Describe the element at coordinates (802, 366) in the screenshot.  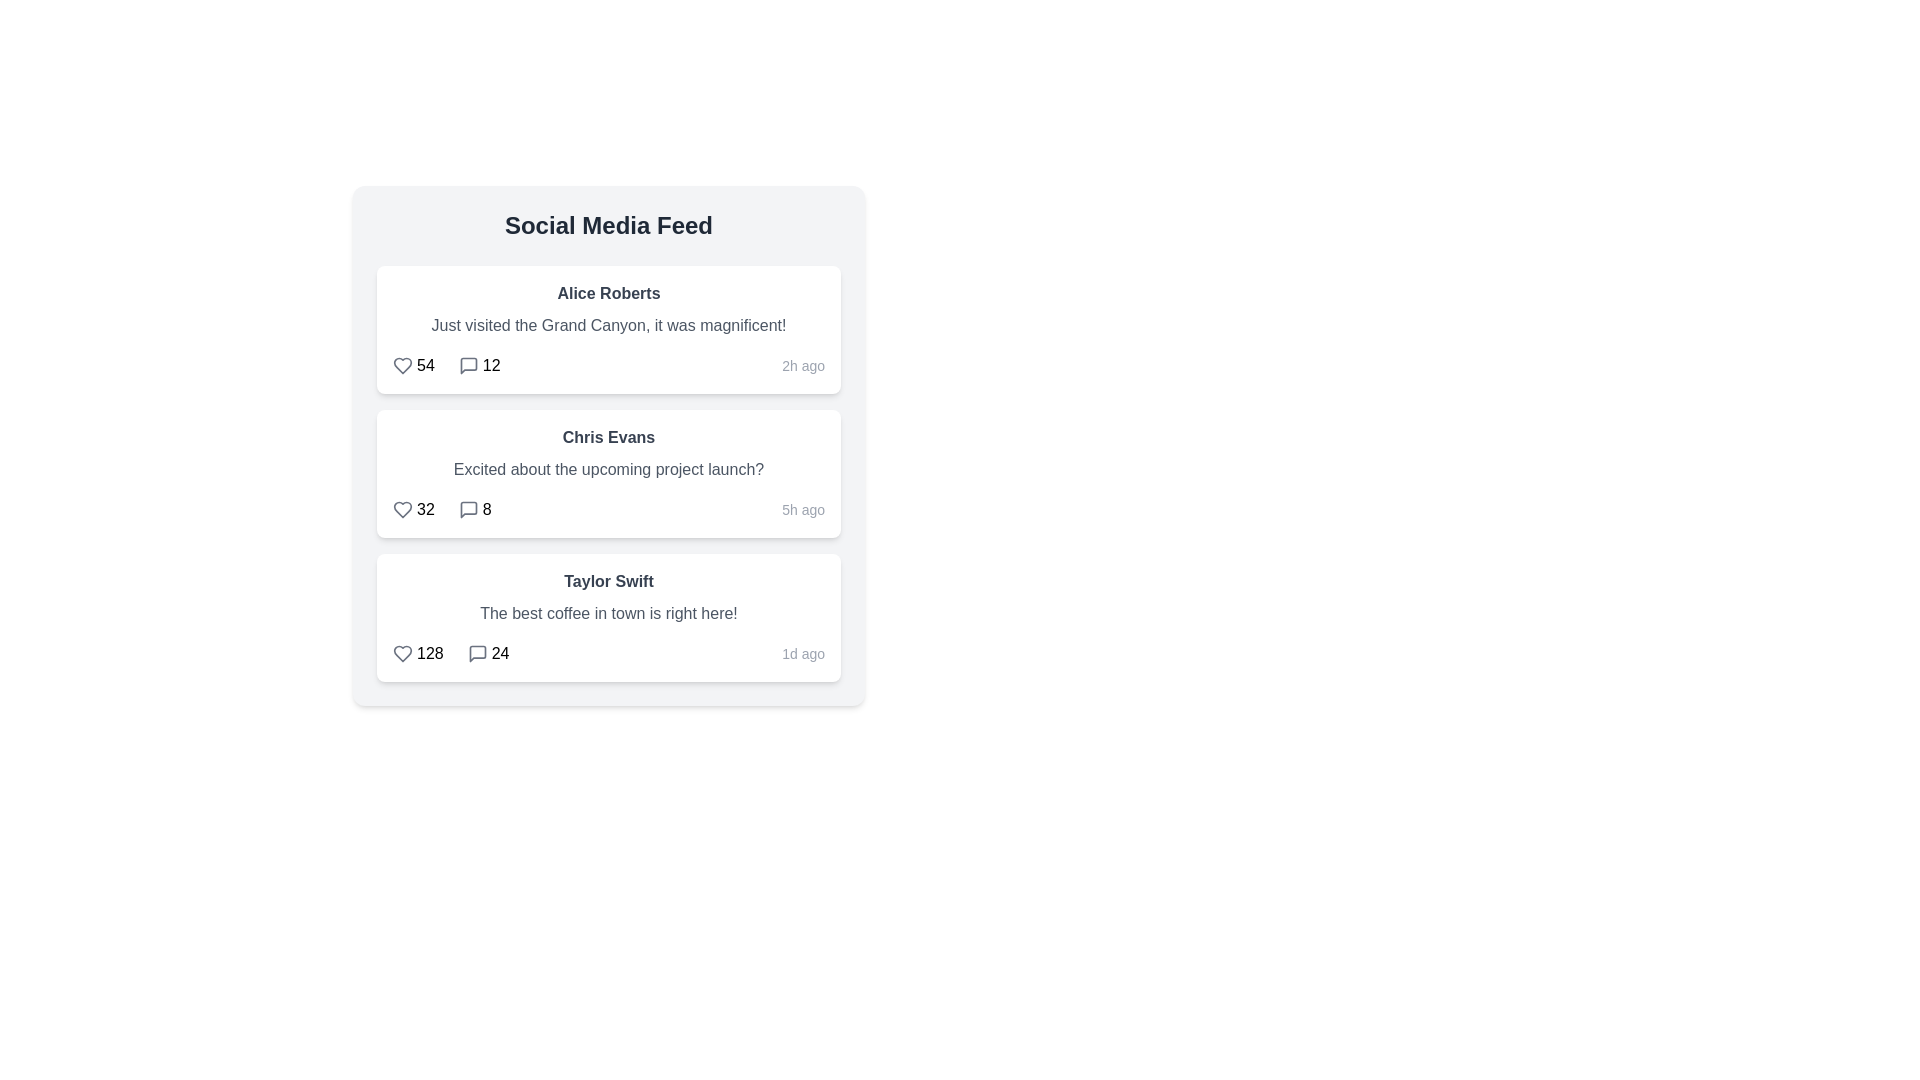
I see `the time metadata of the first post to inspect it` at that location.